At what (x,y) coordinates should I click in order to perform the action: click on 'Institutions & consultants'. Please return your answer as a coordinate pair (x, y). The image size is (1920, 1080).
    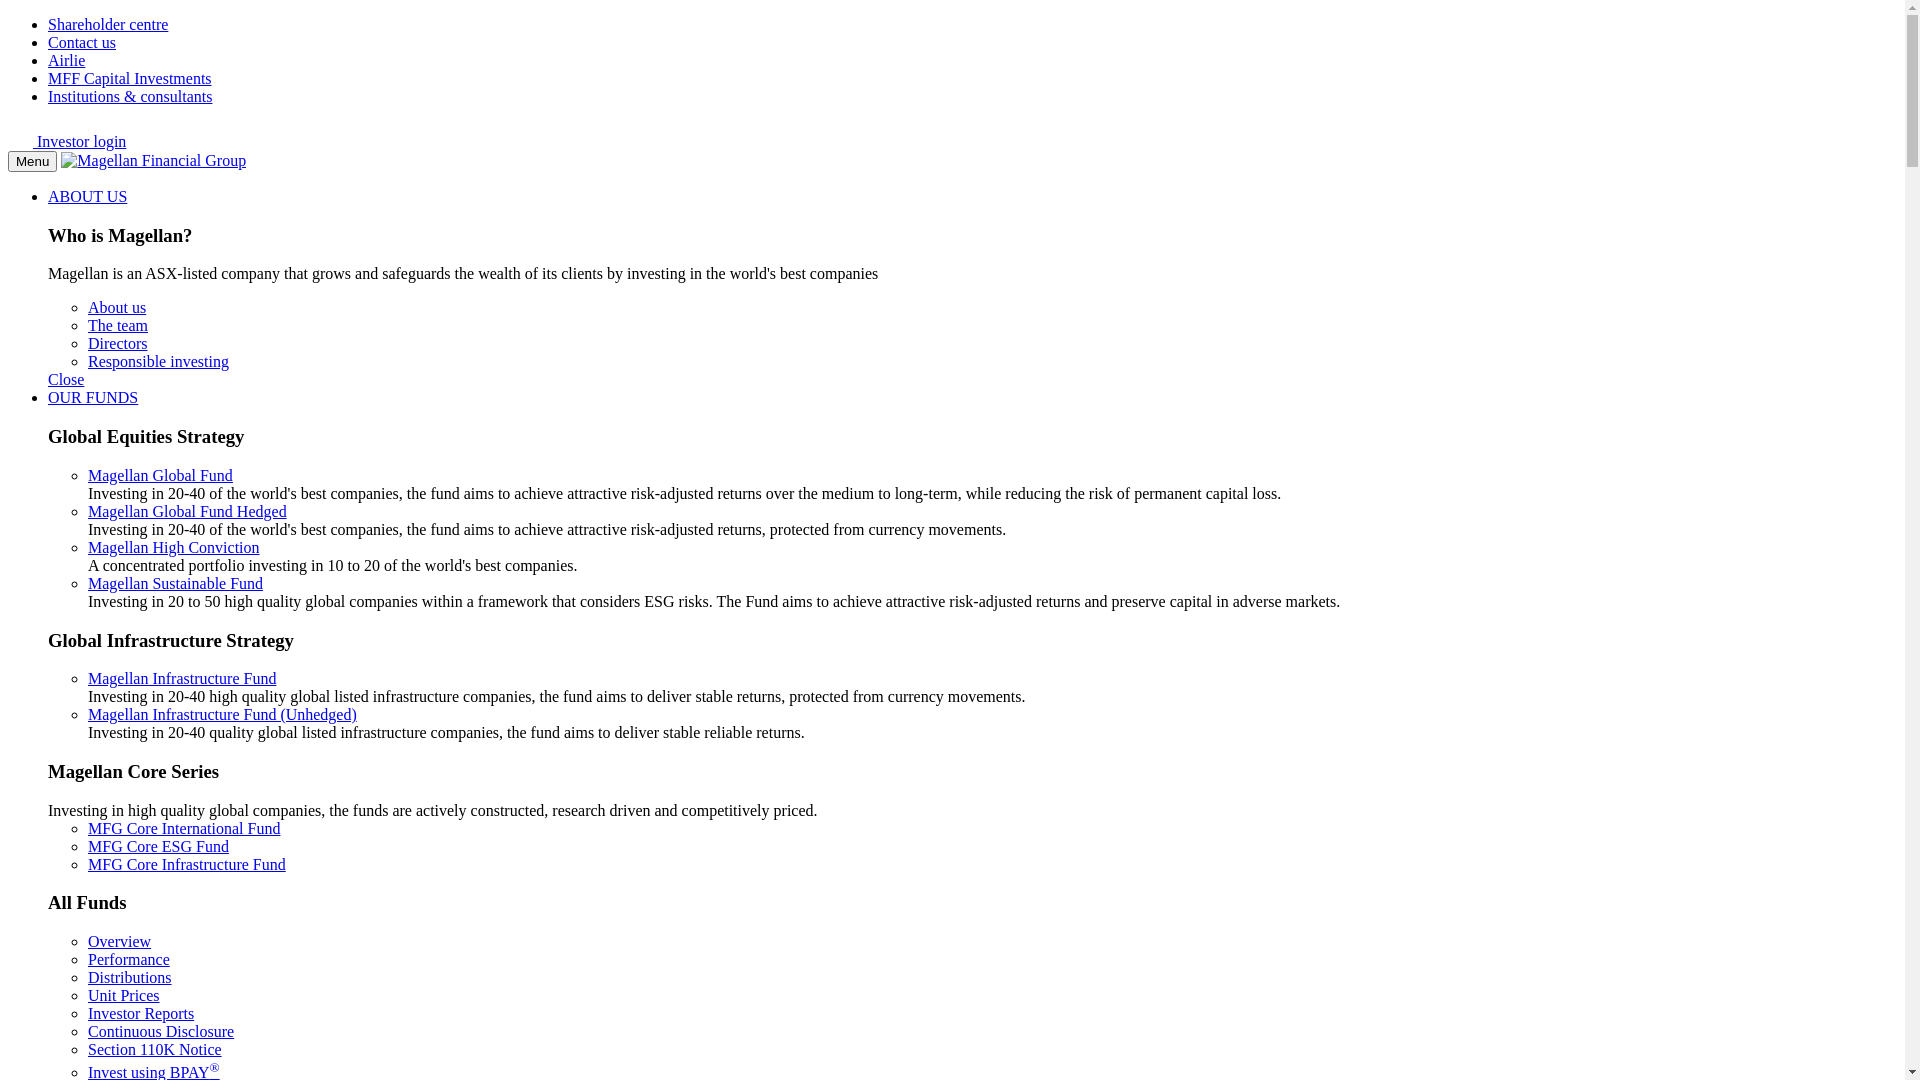
    Looking at the image, I should click on (128, 96).